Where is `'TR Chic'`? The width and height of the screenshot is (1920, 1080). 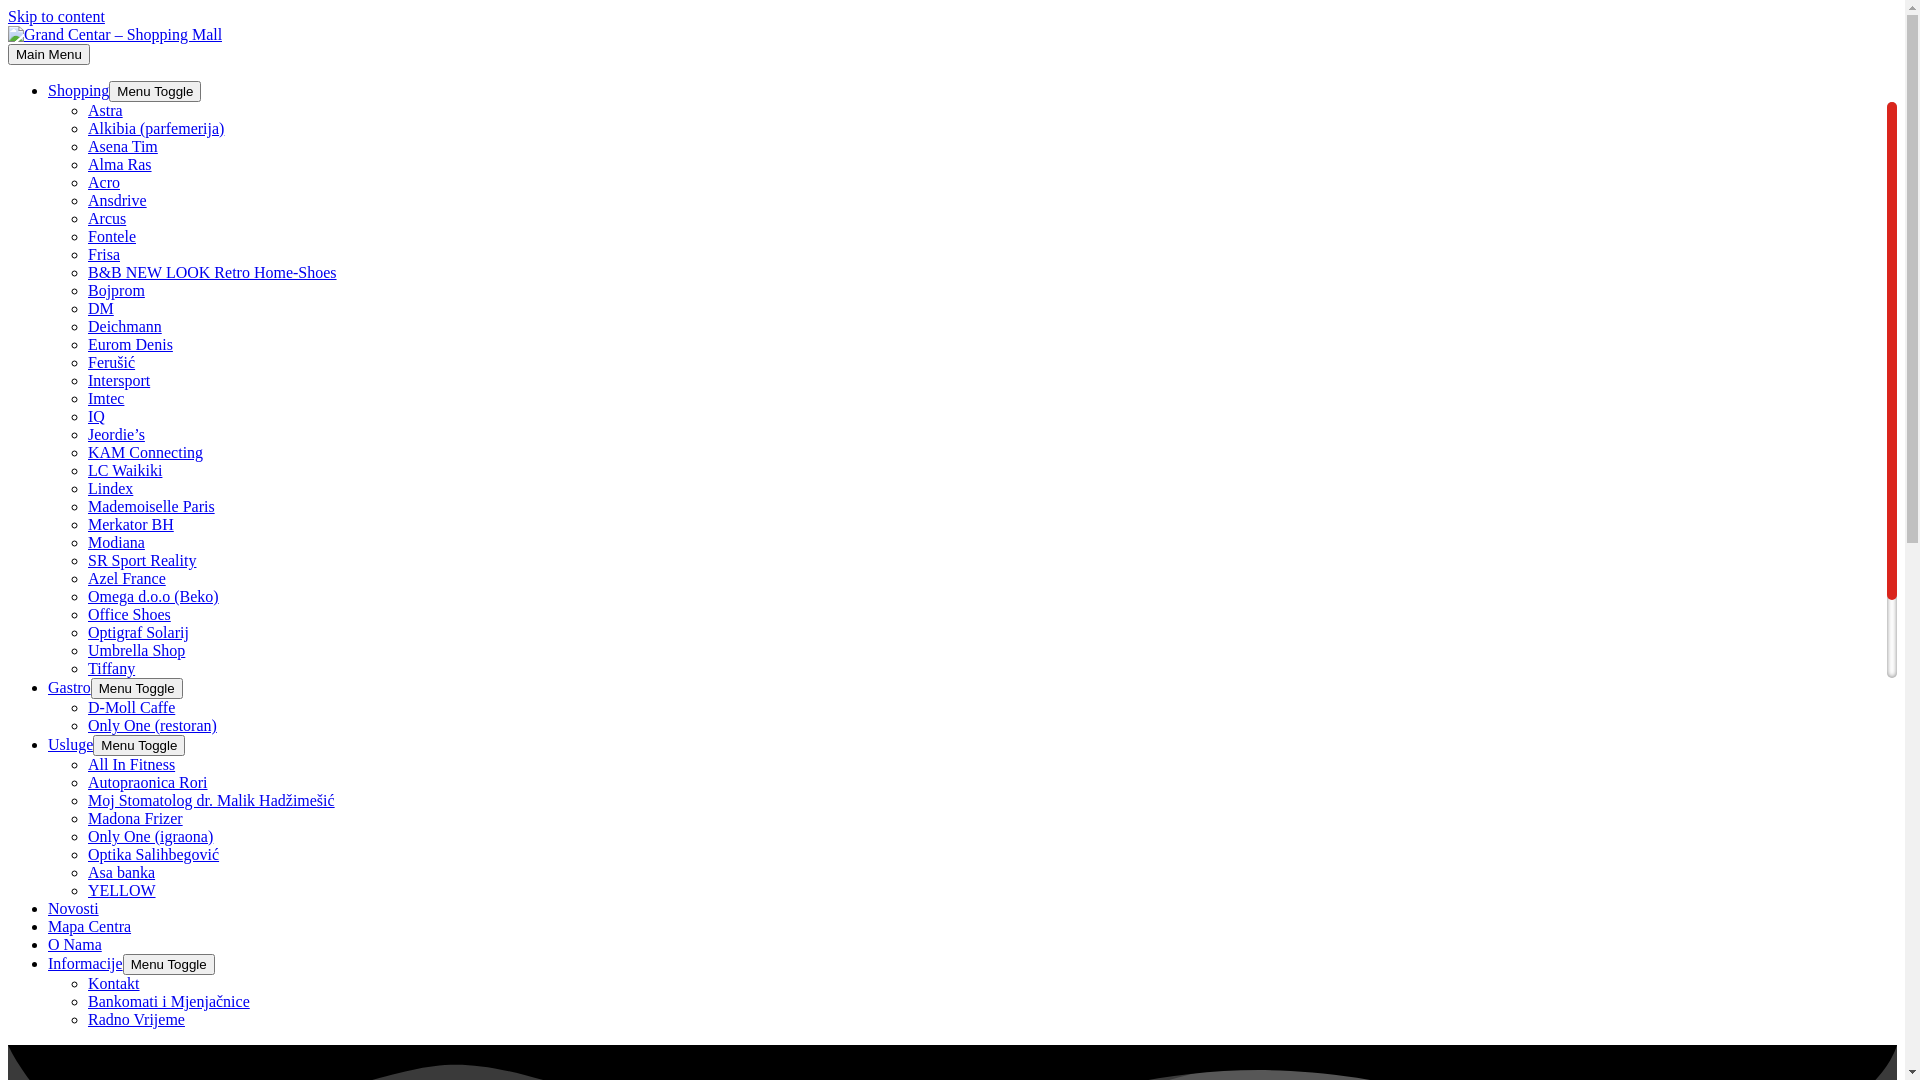 'TR Chic' is located at coordinates (114, 703).